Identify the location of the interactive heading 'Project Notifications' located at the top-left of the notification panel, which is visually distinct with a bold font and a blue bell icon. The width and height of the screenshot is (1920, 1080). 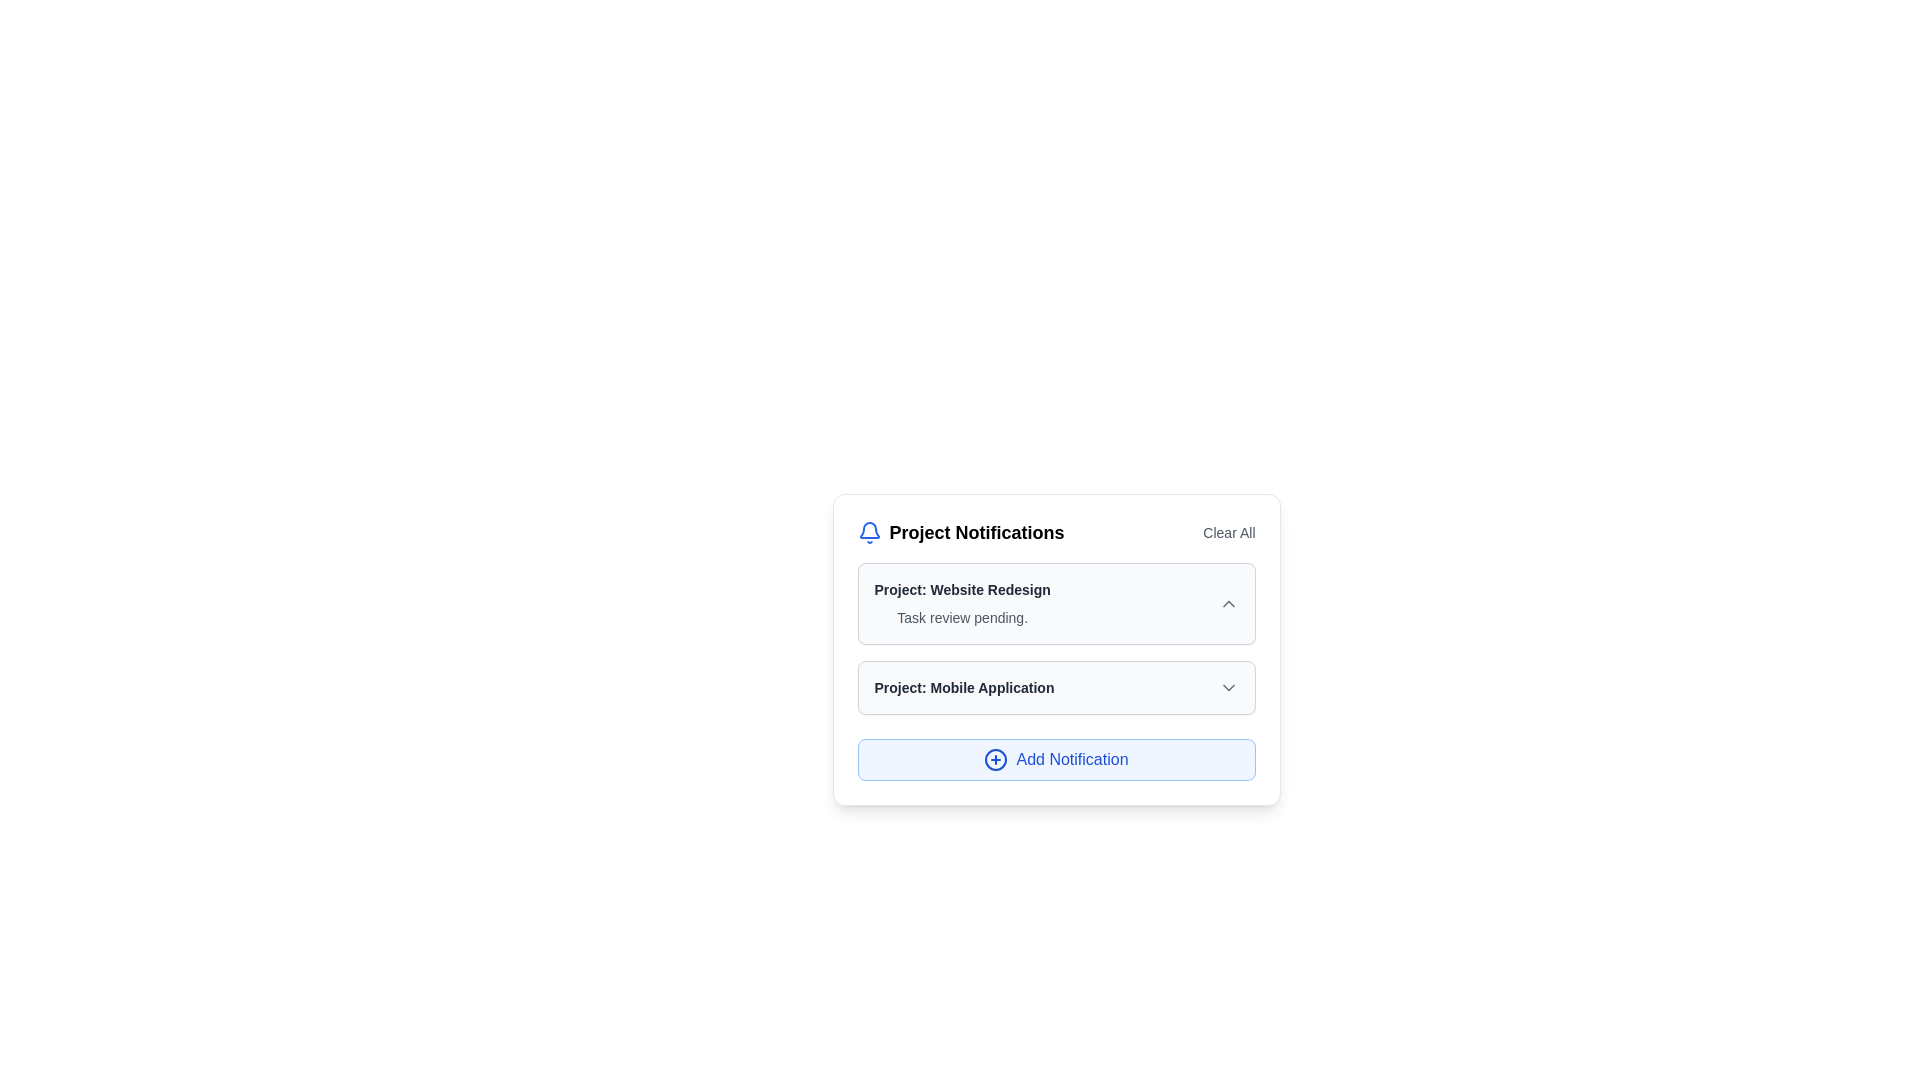
(960, 531).